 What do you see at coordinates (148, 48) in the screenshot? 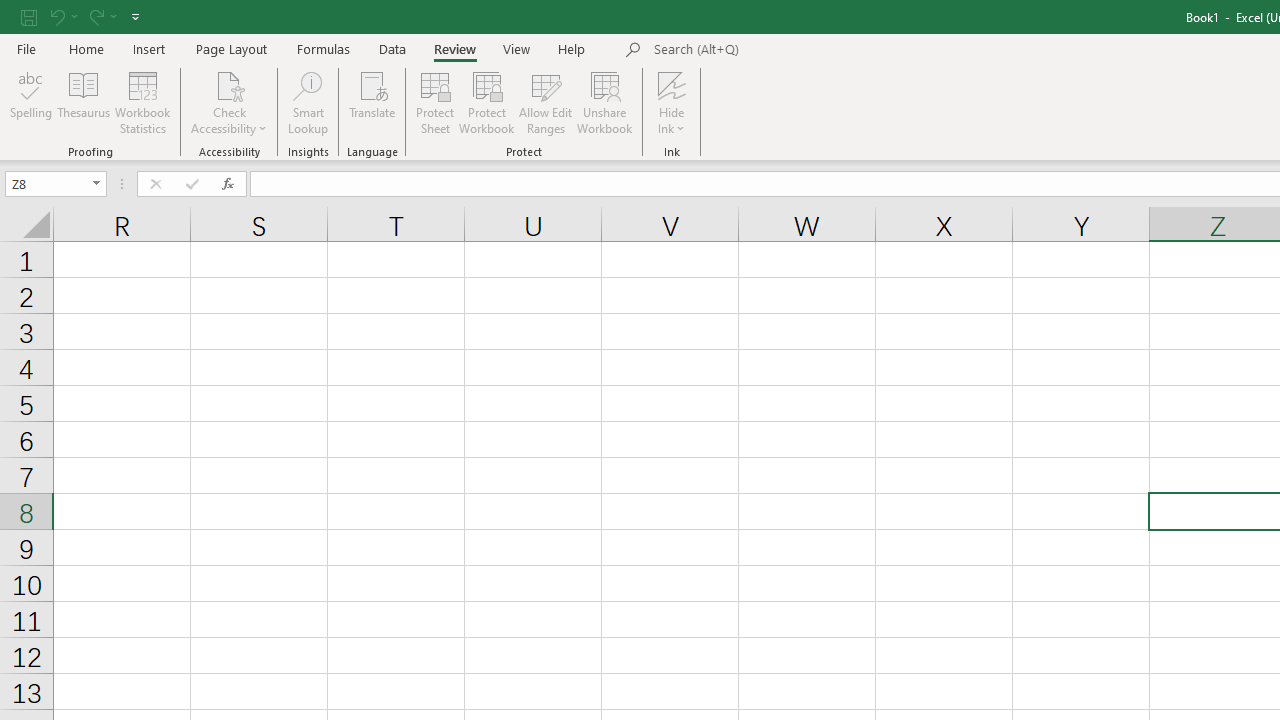
I see `'Insert'` at bounding box center [148, 48].